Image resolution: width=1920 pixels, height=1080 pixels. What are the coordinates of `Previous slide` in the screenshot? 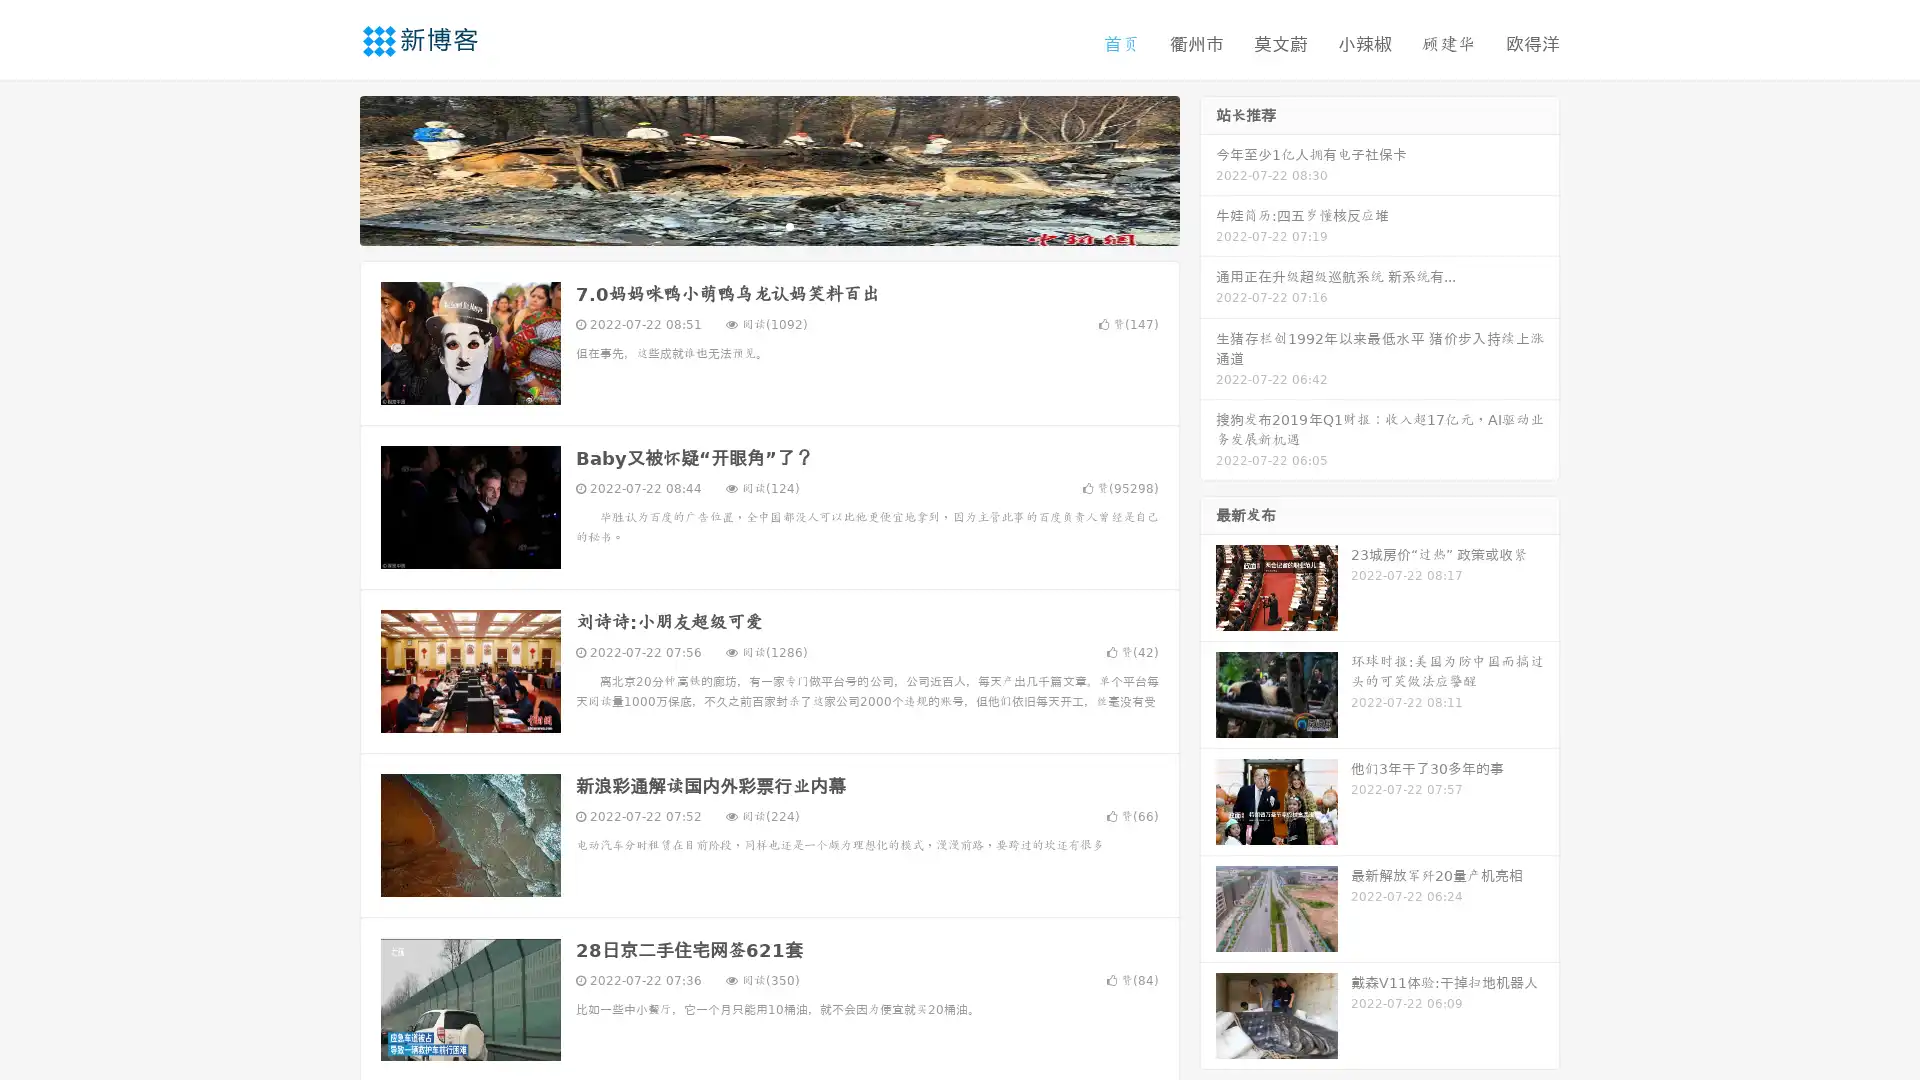 It's located at (330, 168).